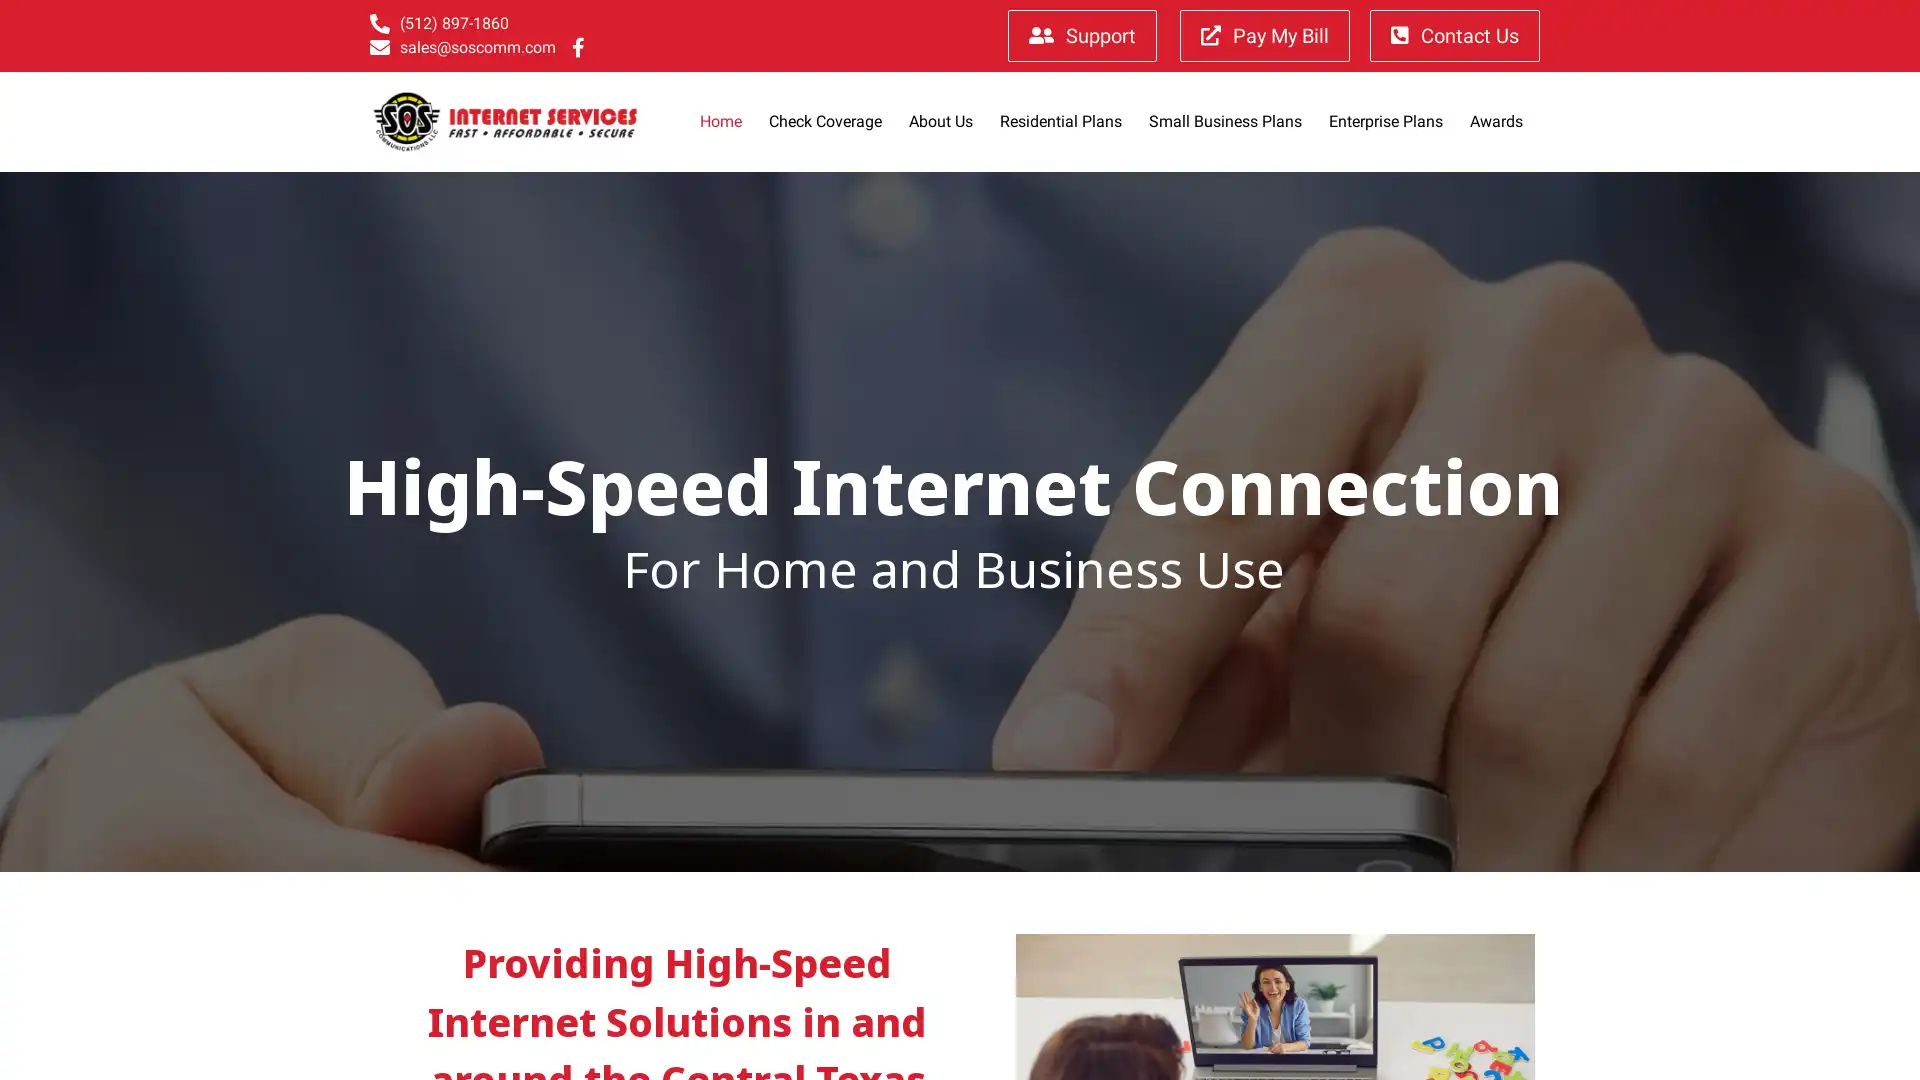 The image size is (1920, 1080). Describe the element at coordinates (1264, 35) in the screenshot. I see `Pay My Bill` at that location.